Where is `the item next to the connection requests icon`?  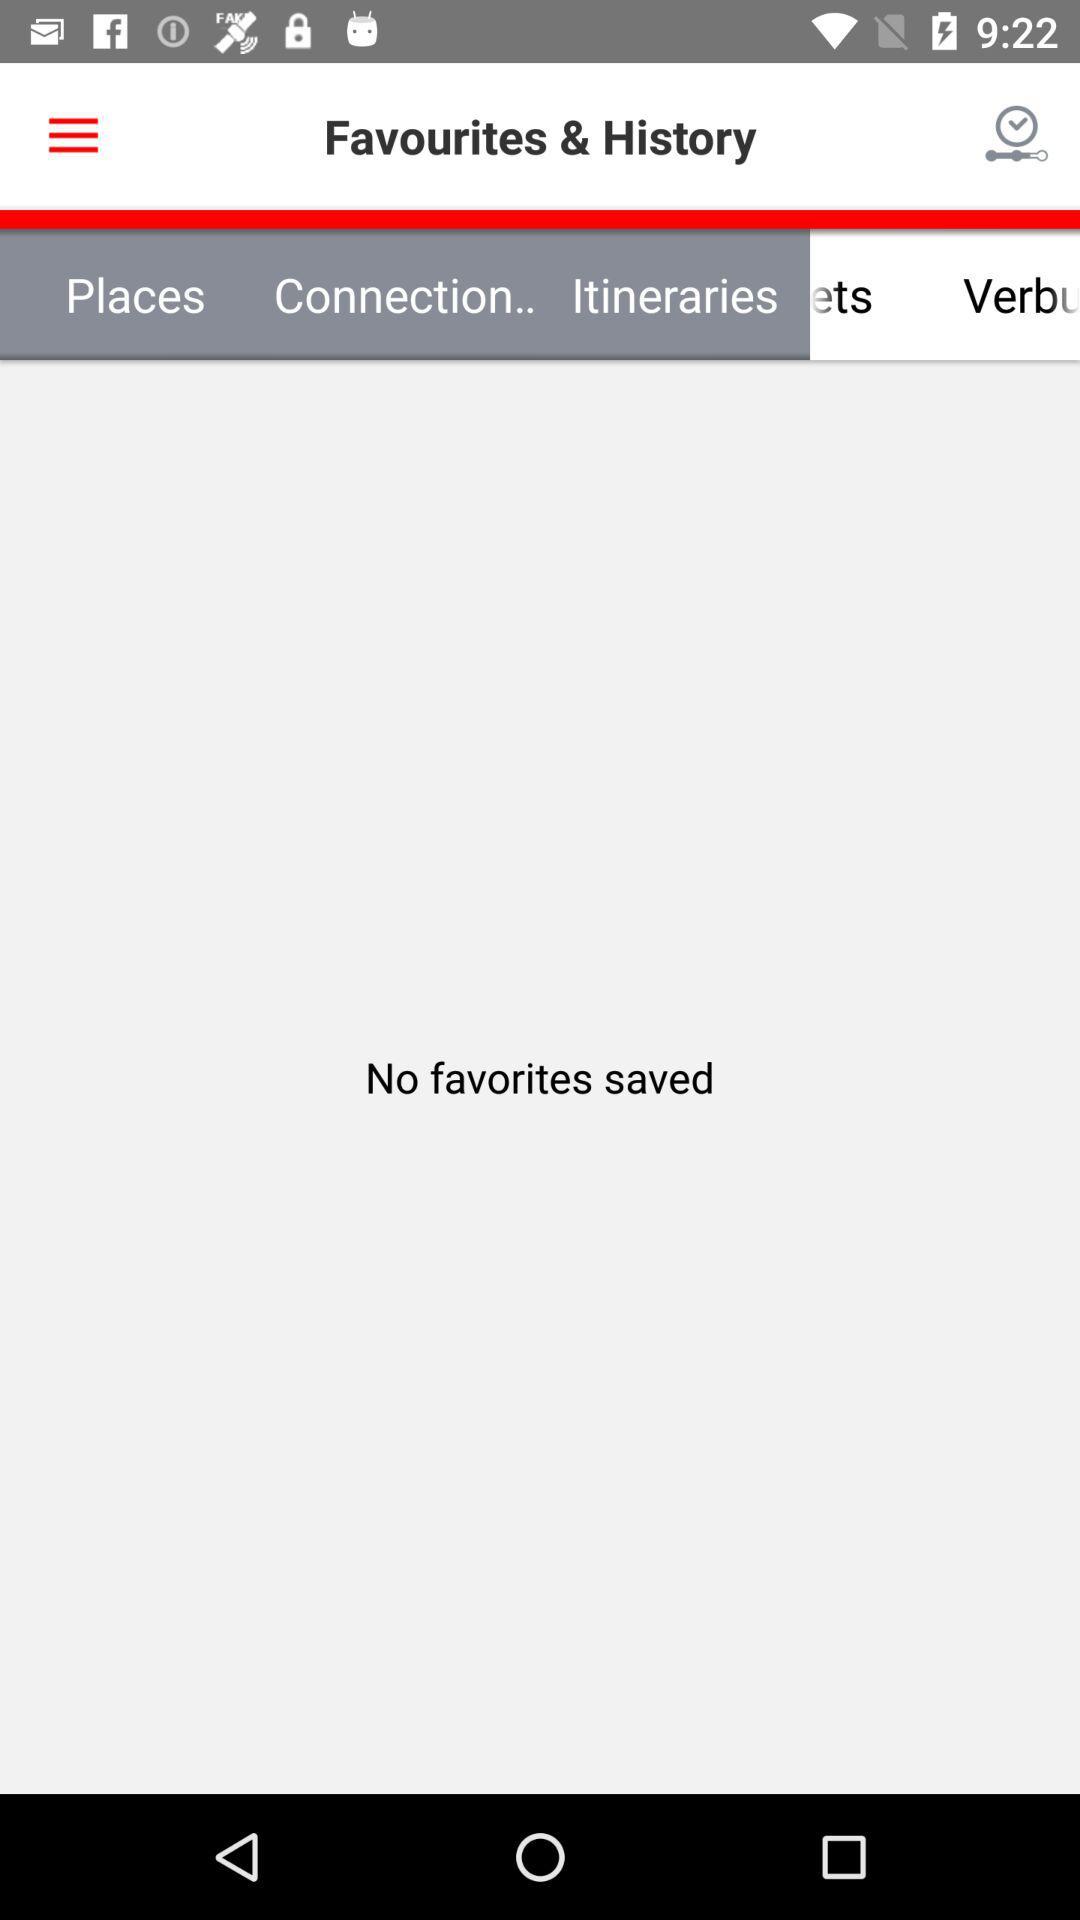
the item next to the connection requests icon is located at coordinates (135, 293).